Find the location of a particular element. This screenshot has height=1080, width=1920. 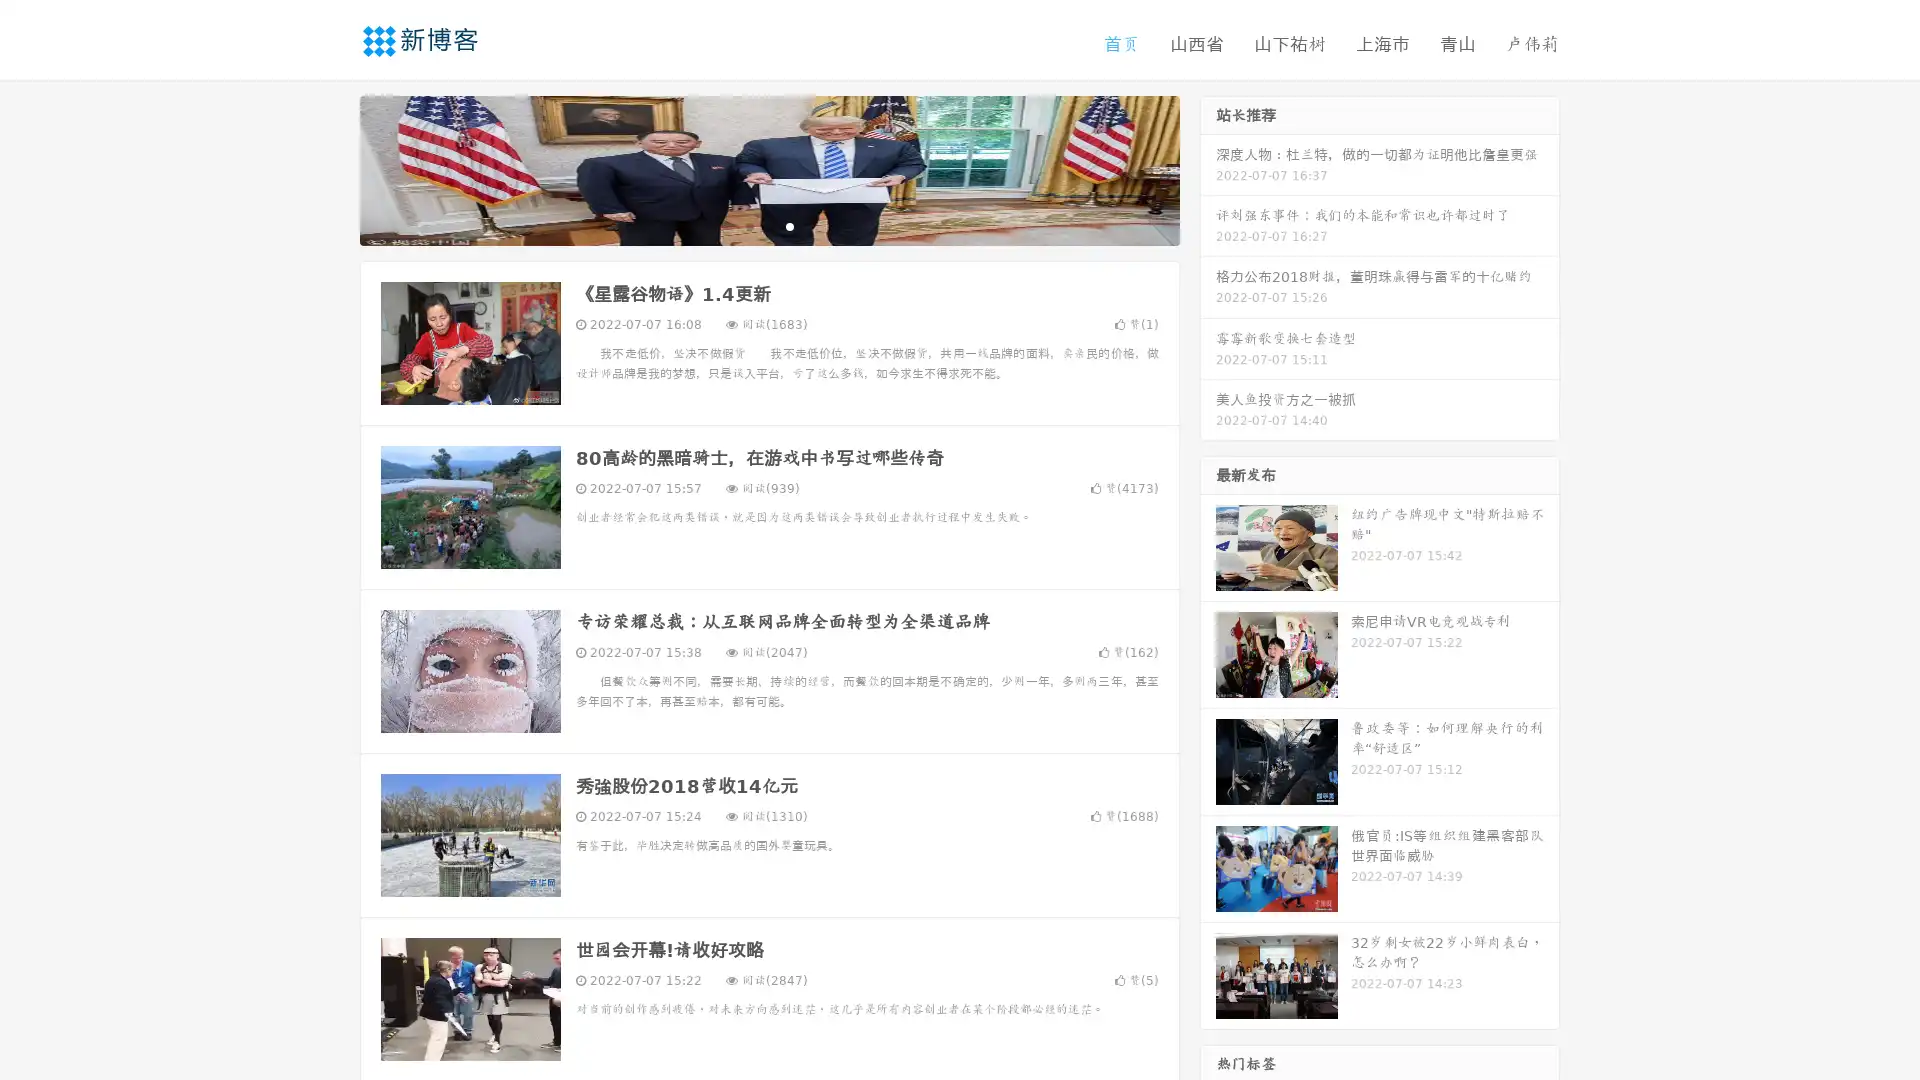

Go to slide 2 is located at coordinates (768, 225).